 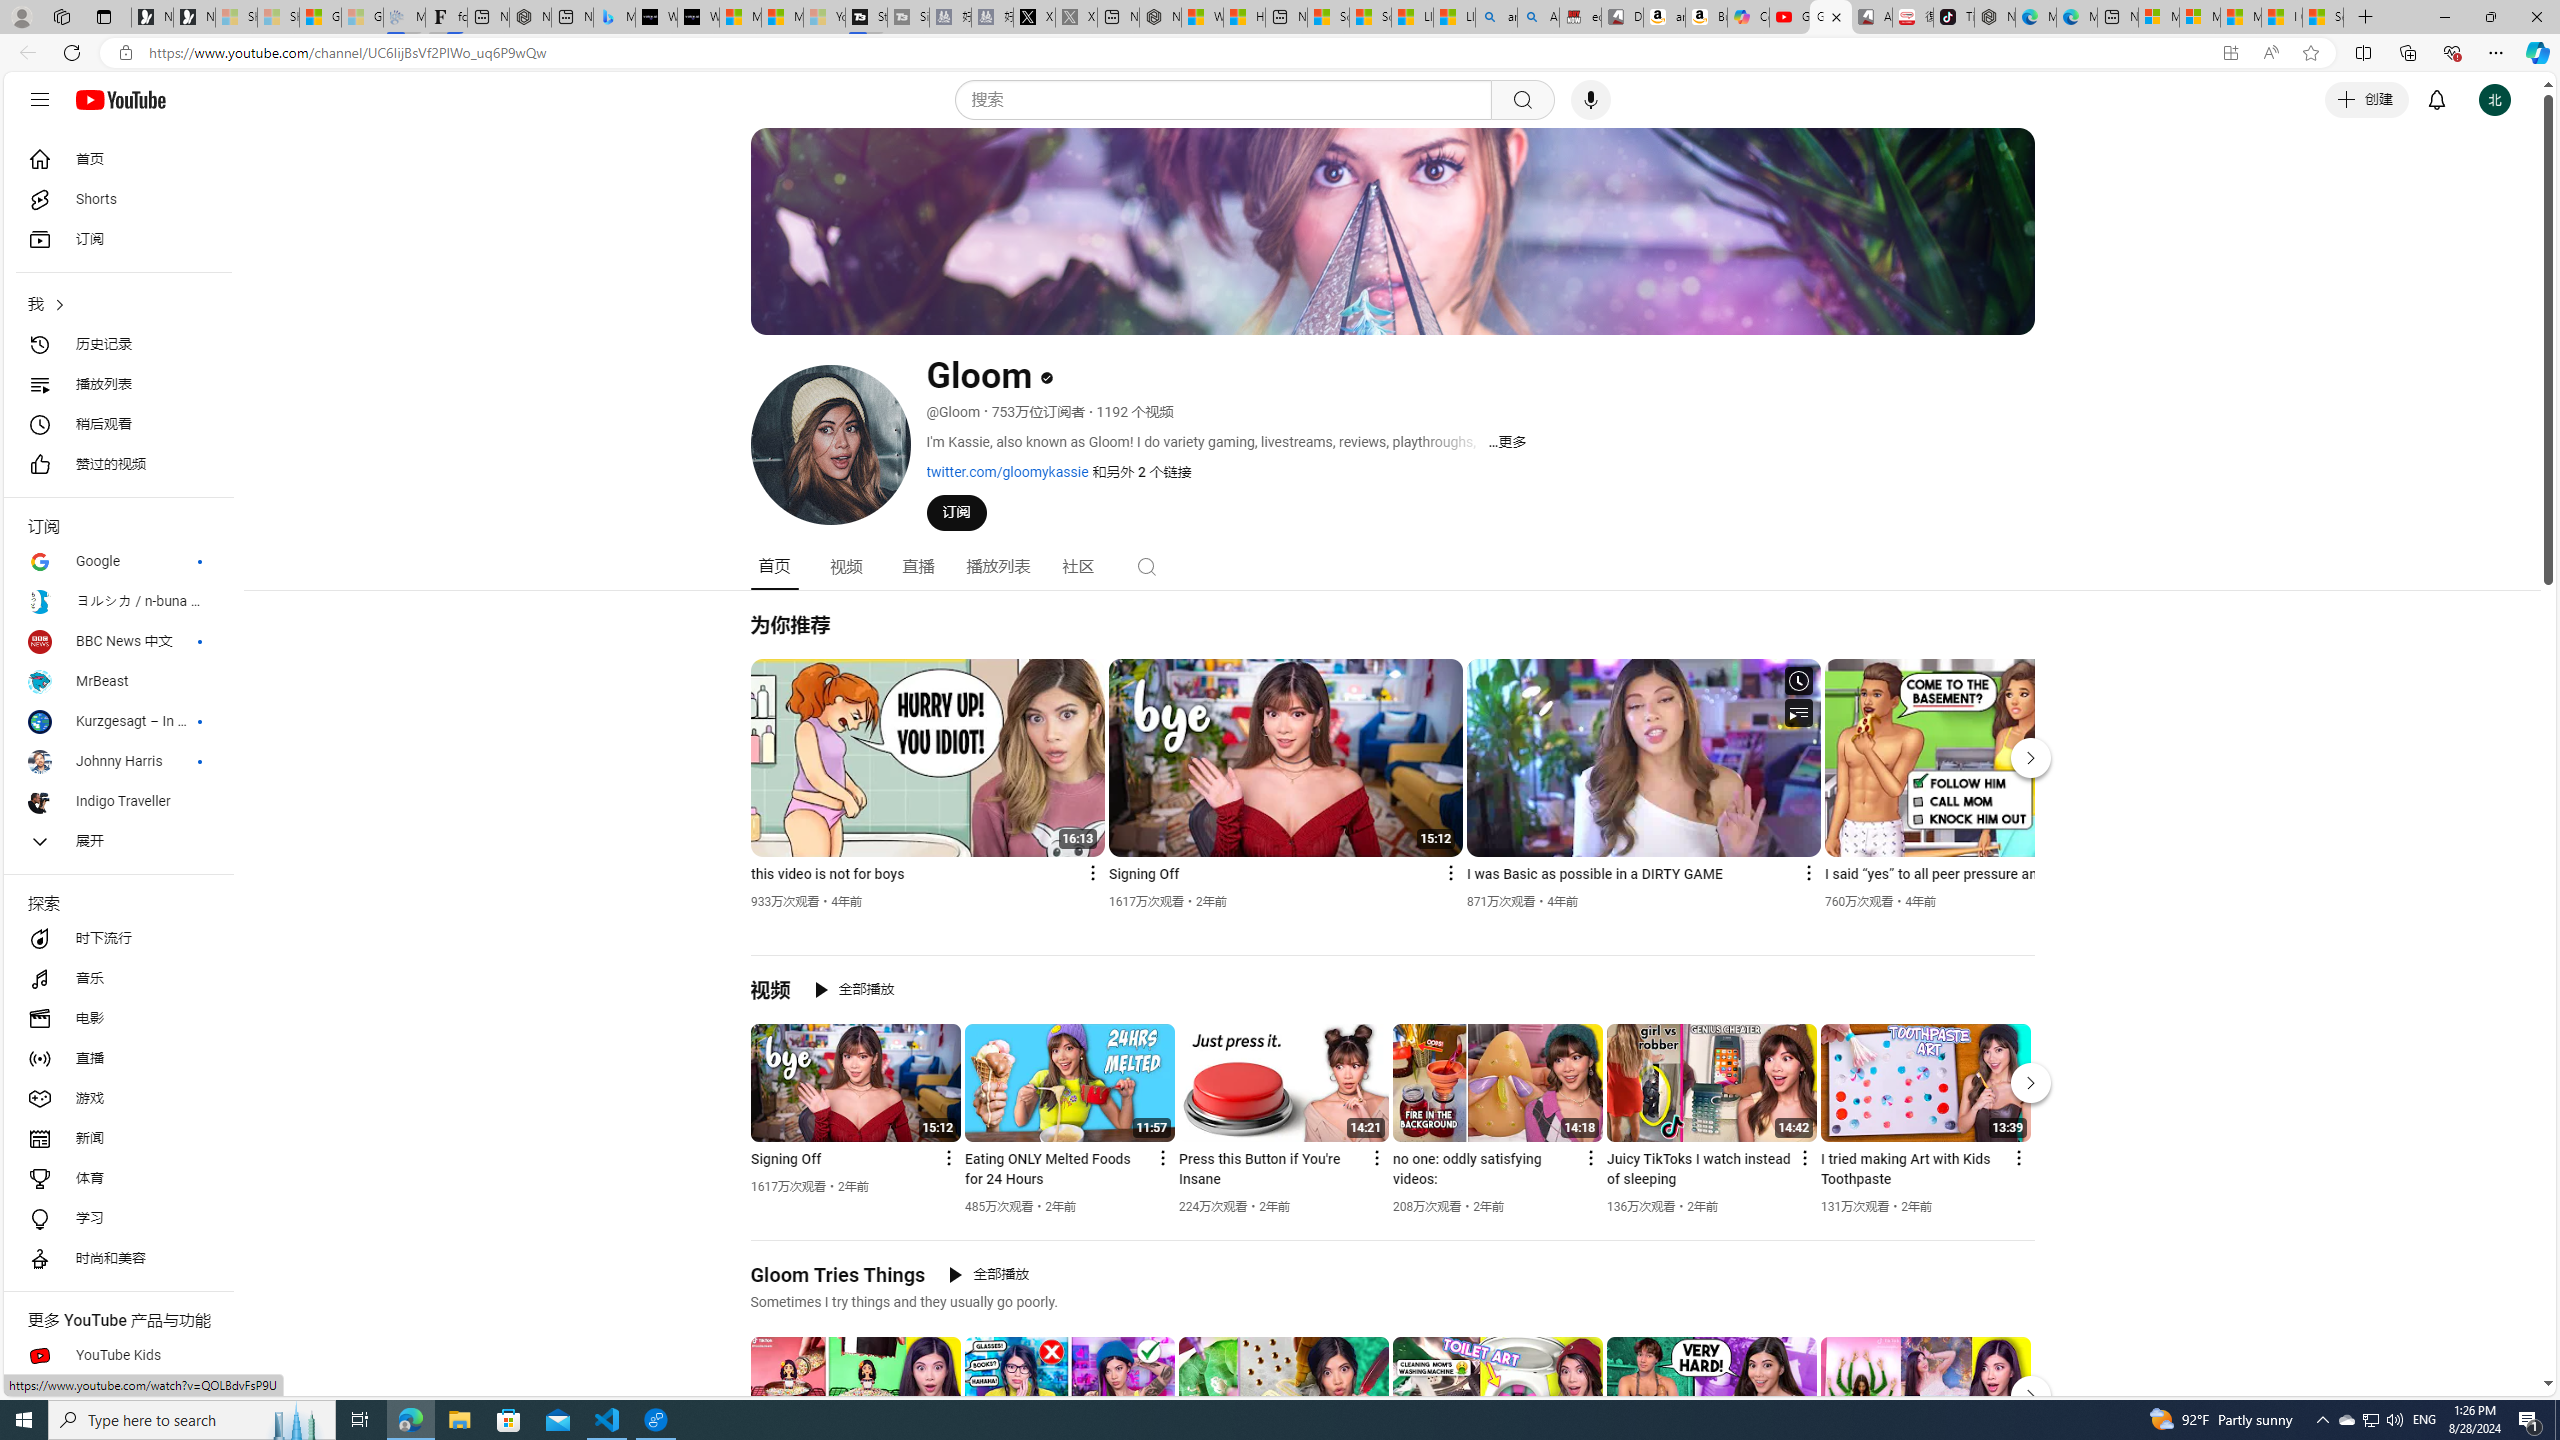 I want to click on 'App available. Install YouTube', so click(x=2230, y=53).